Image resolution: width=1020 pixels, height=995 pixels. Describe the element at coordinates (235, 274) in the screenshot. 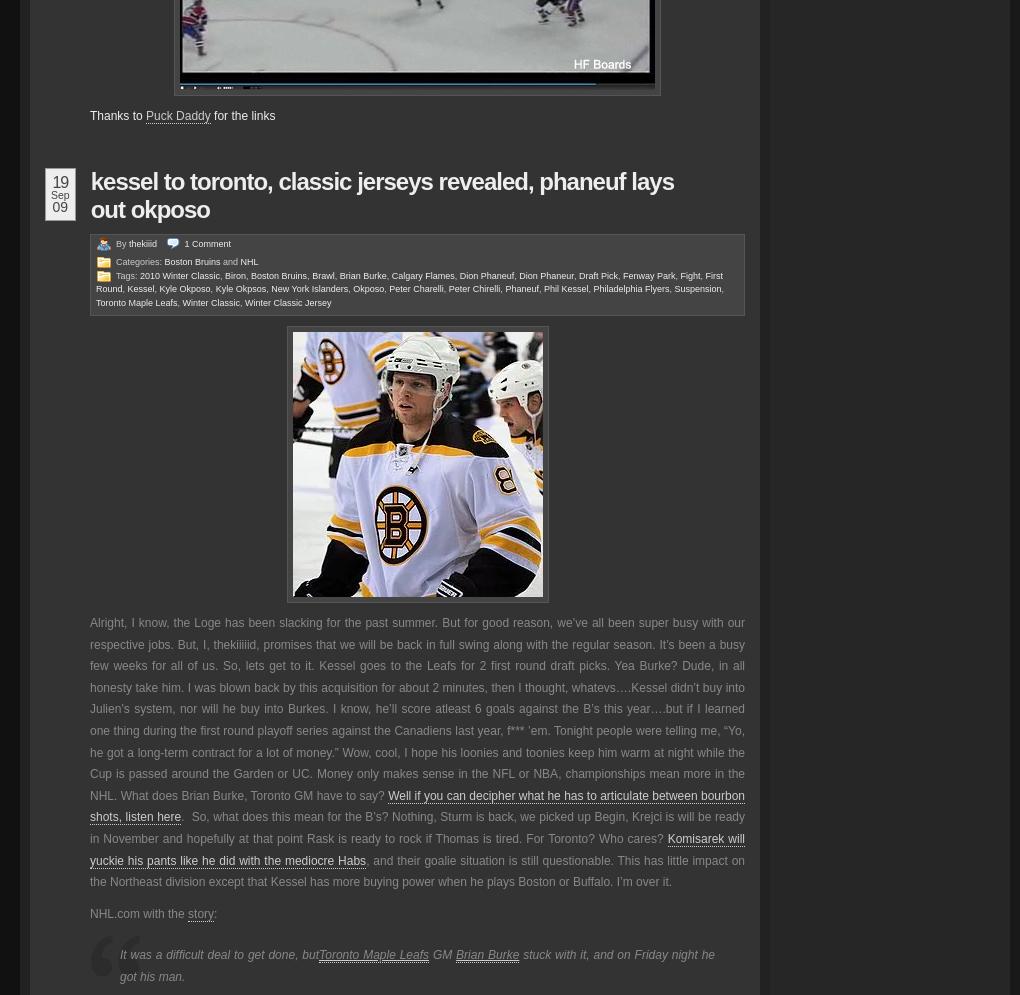

I see `'Biron'` at that location.